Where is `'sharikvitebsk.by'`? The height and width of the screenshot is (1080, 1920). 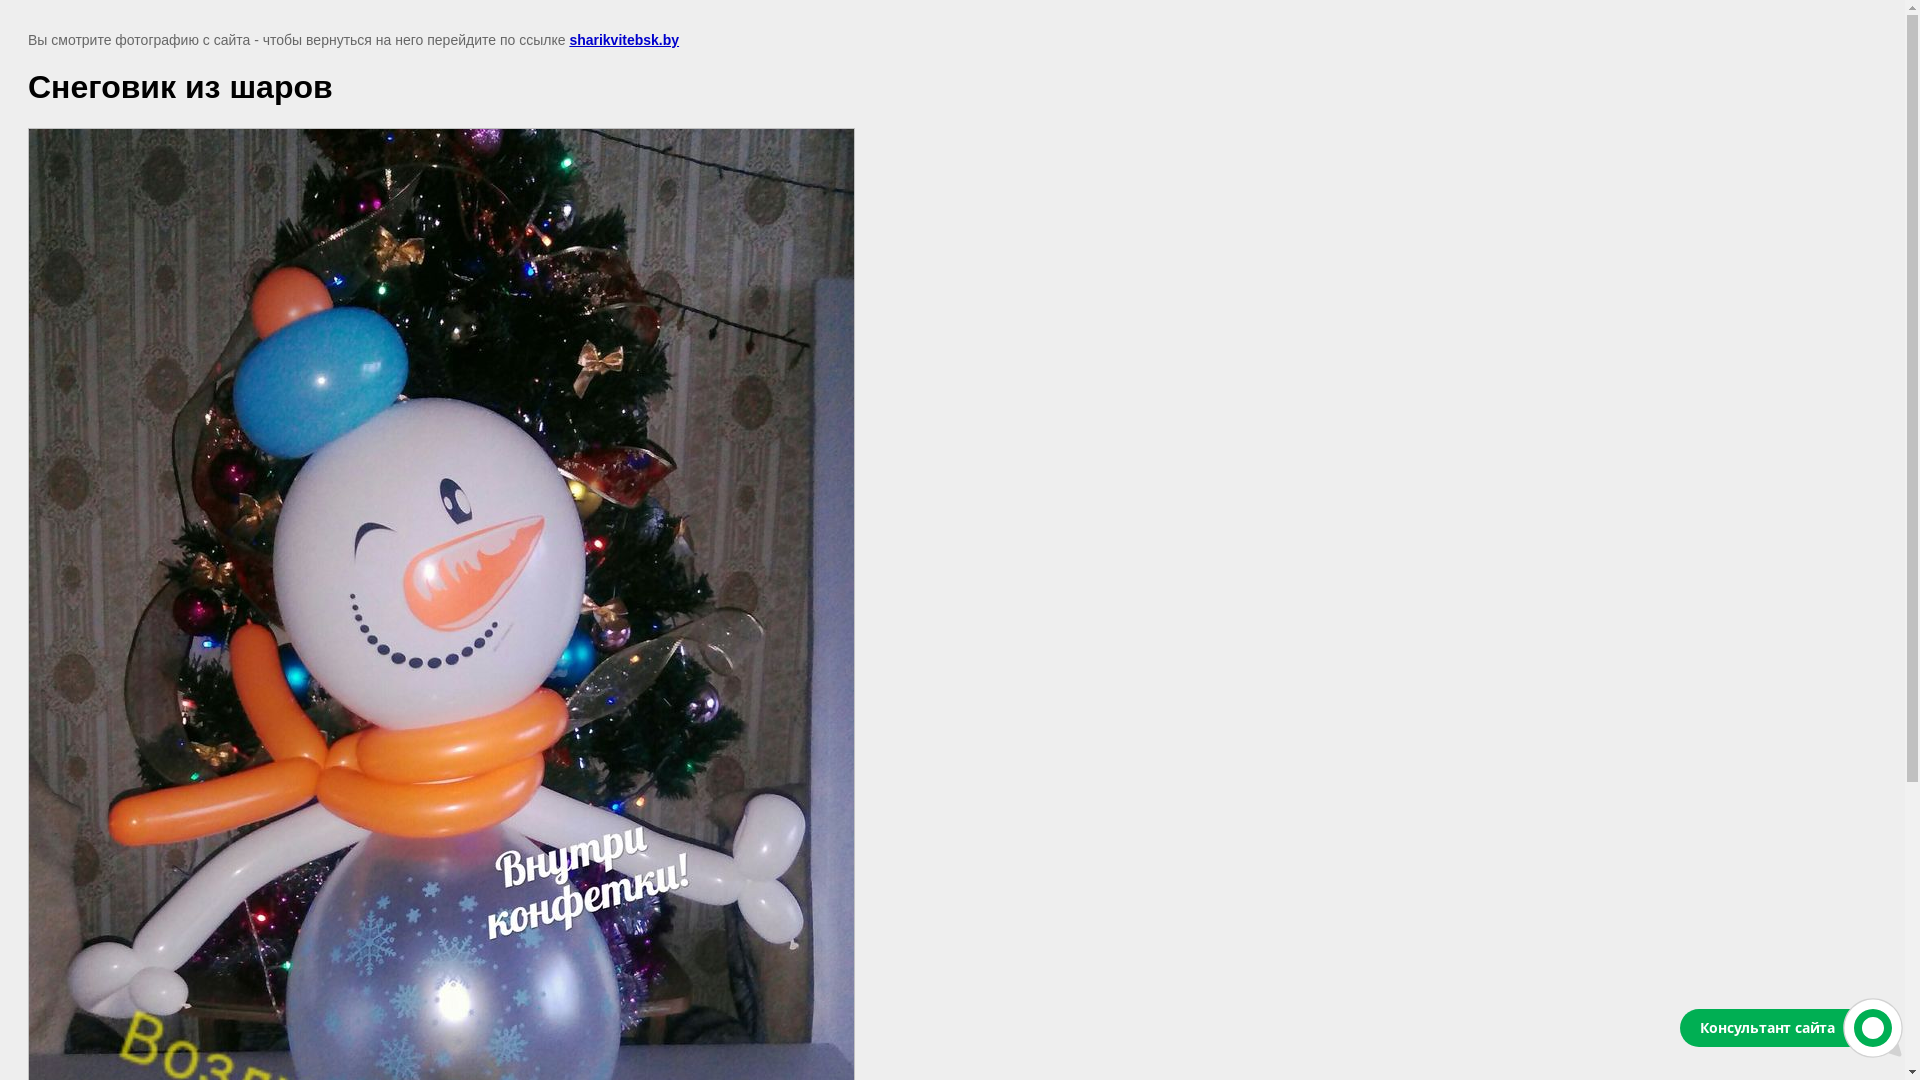
'sharikvitebsk.by' is located at coordinates (623, 39).